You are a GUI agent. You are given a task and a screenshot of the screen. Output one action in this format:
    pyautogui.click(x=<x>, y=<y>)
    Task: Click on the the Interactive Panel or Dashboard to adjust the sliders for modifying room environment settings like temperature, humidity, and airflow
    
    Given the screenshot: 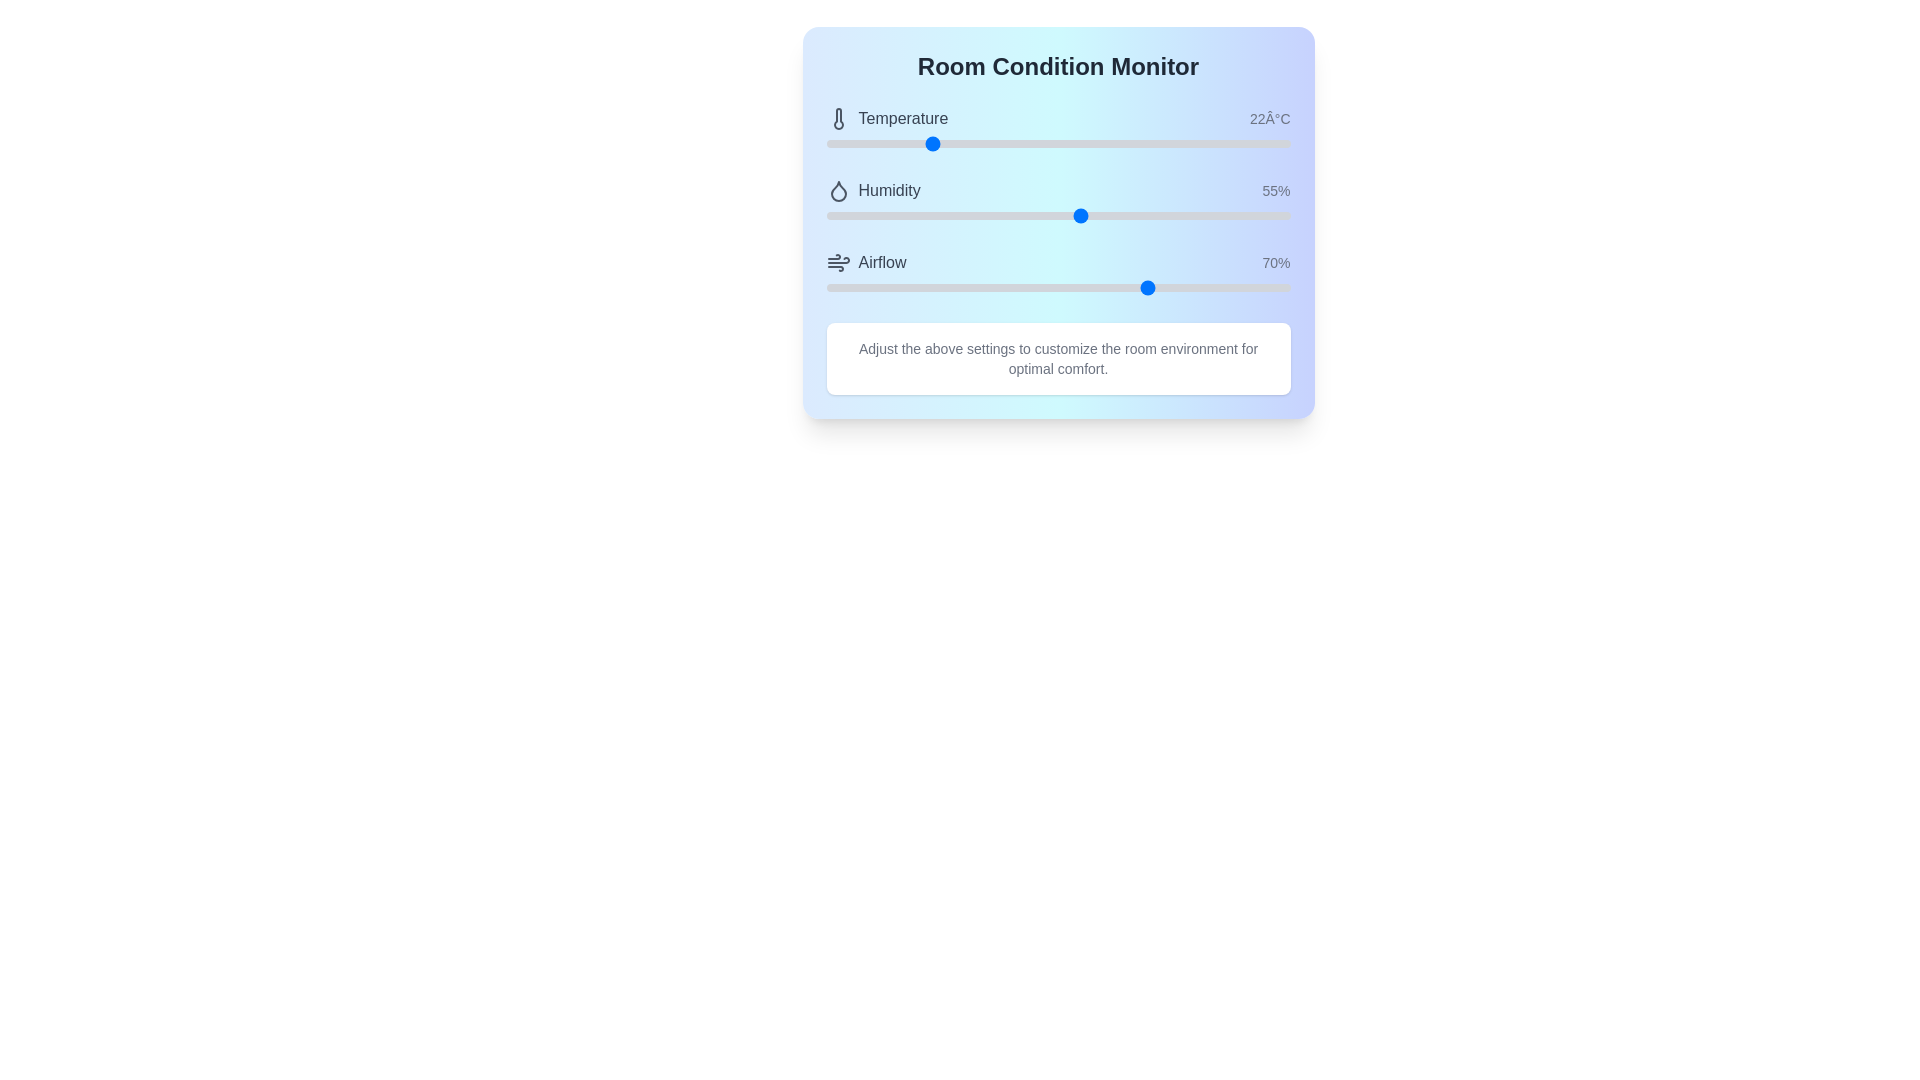 What is the action you would take?
    pyautogui.click(x=1057, y=238)
    